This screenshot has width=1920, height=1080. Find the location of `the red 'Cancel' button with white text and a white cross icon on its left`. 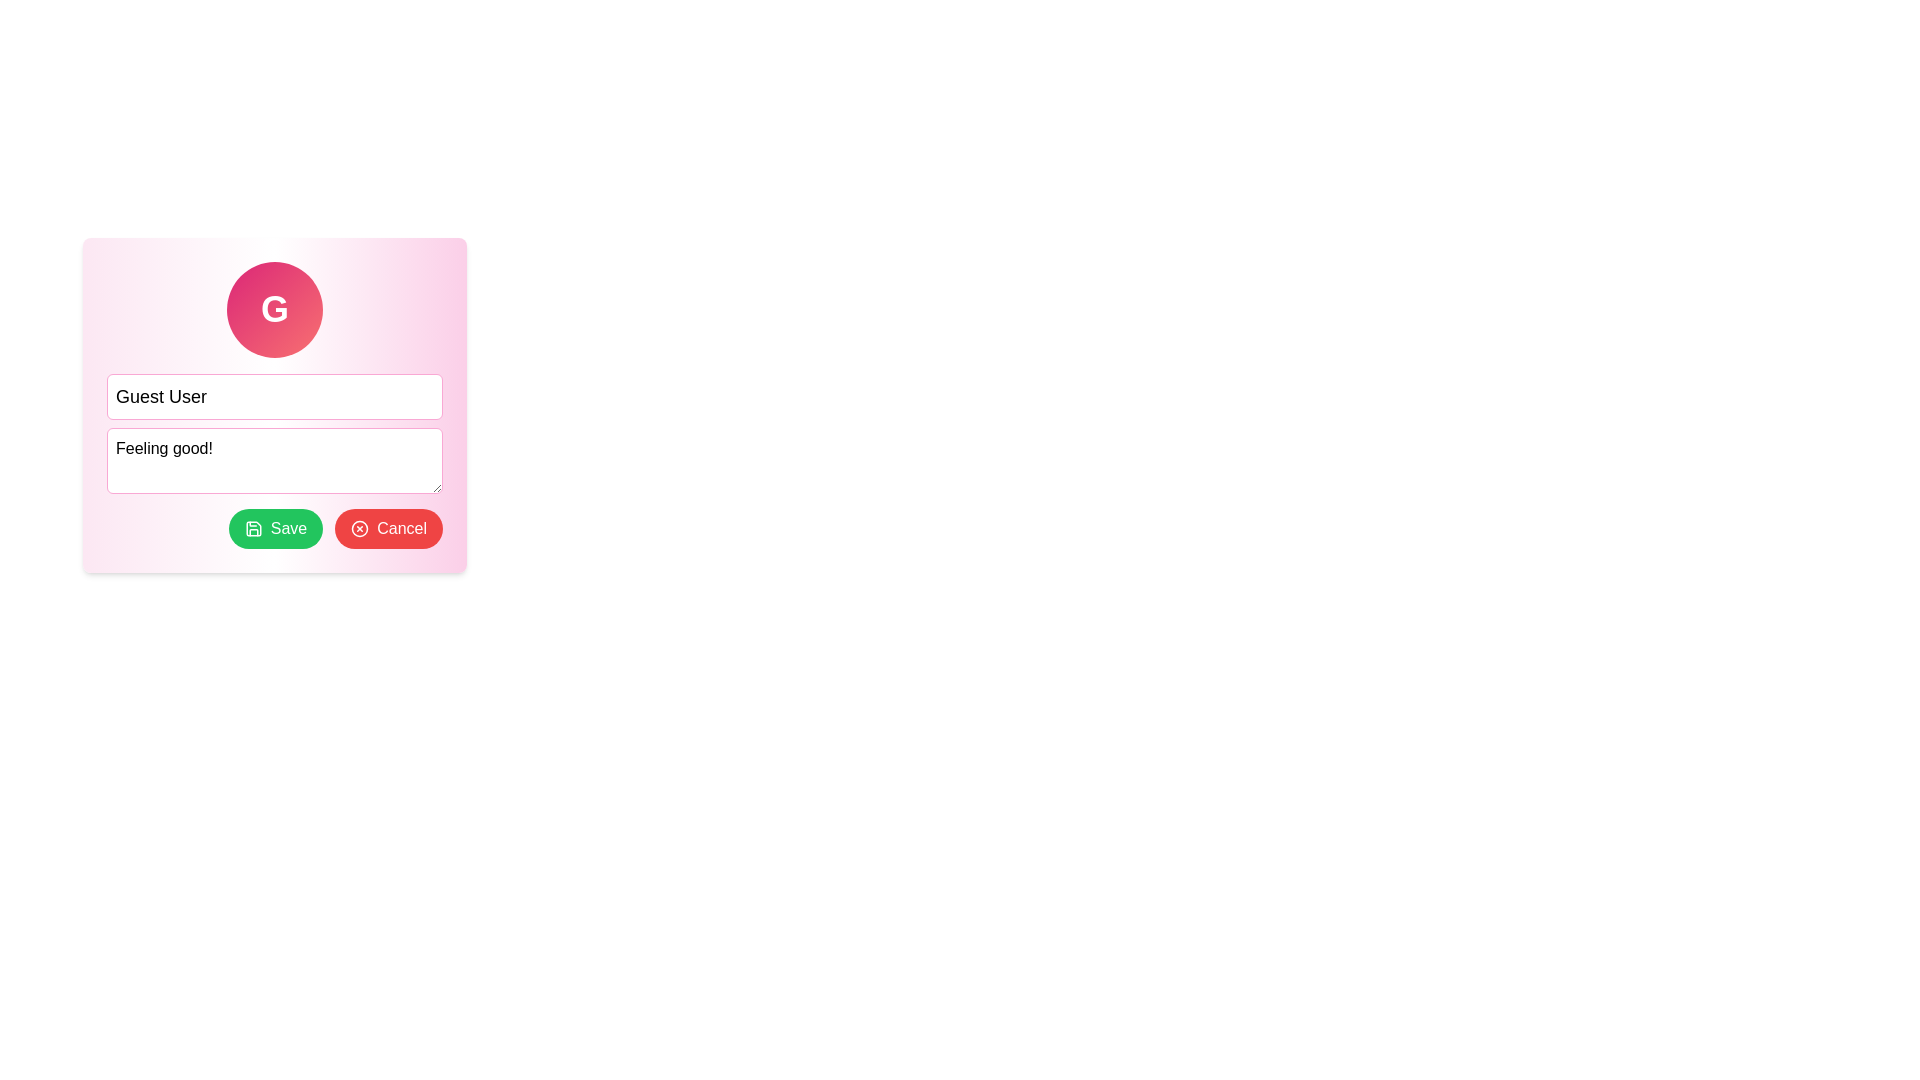

the red 'Cancel' button with white text and a white cross icon on its left is located at coordinates (401, 527).